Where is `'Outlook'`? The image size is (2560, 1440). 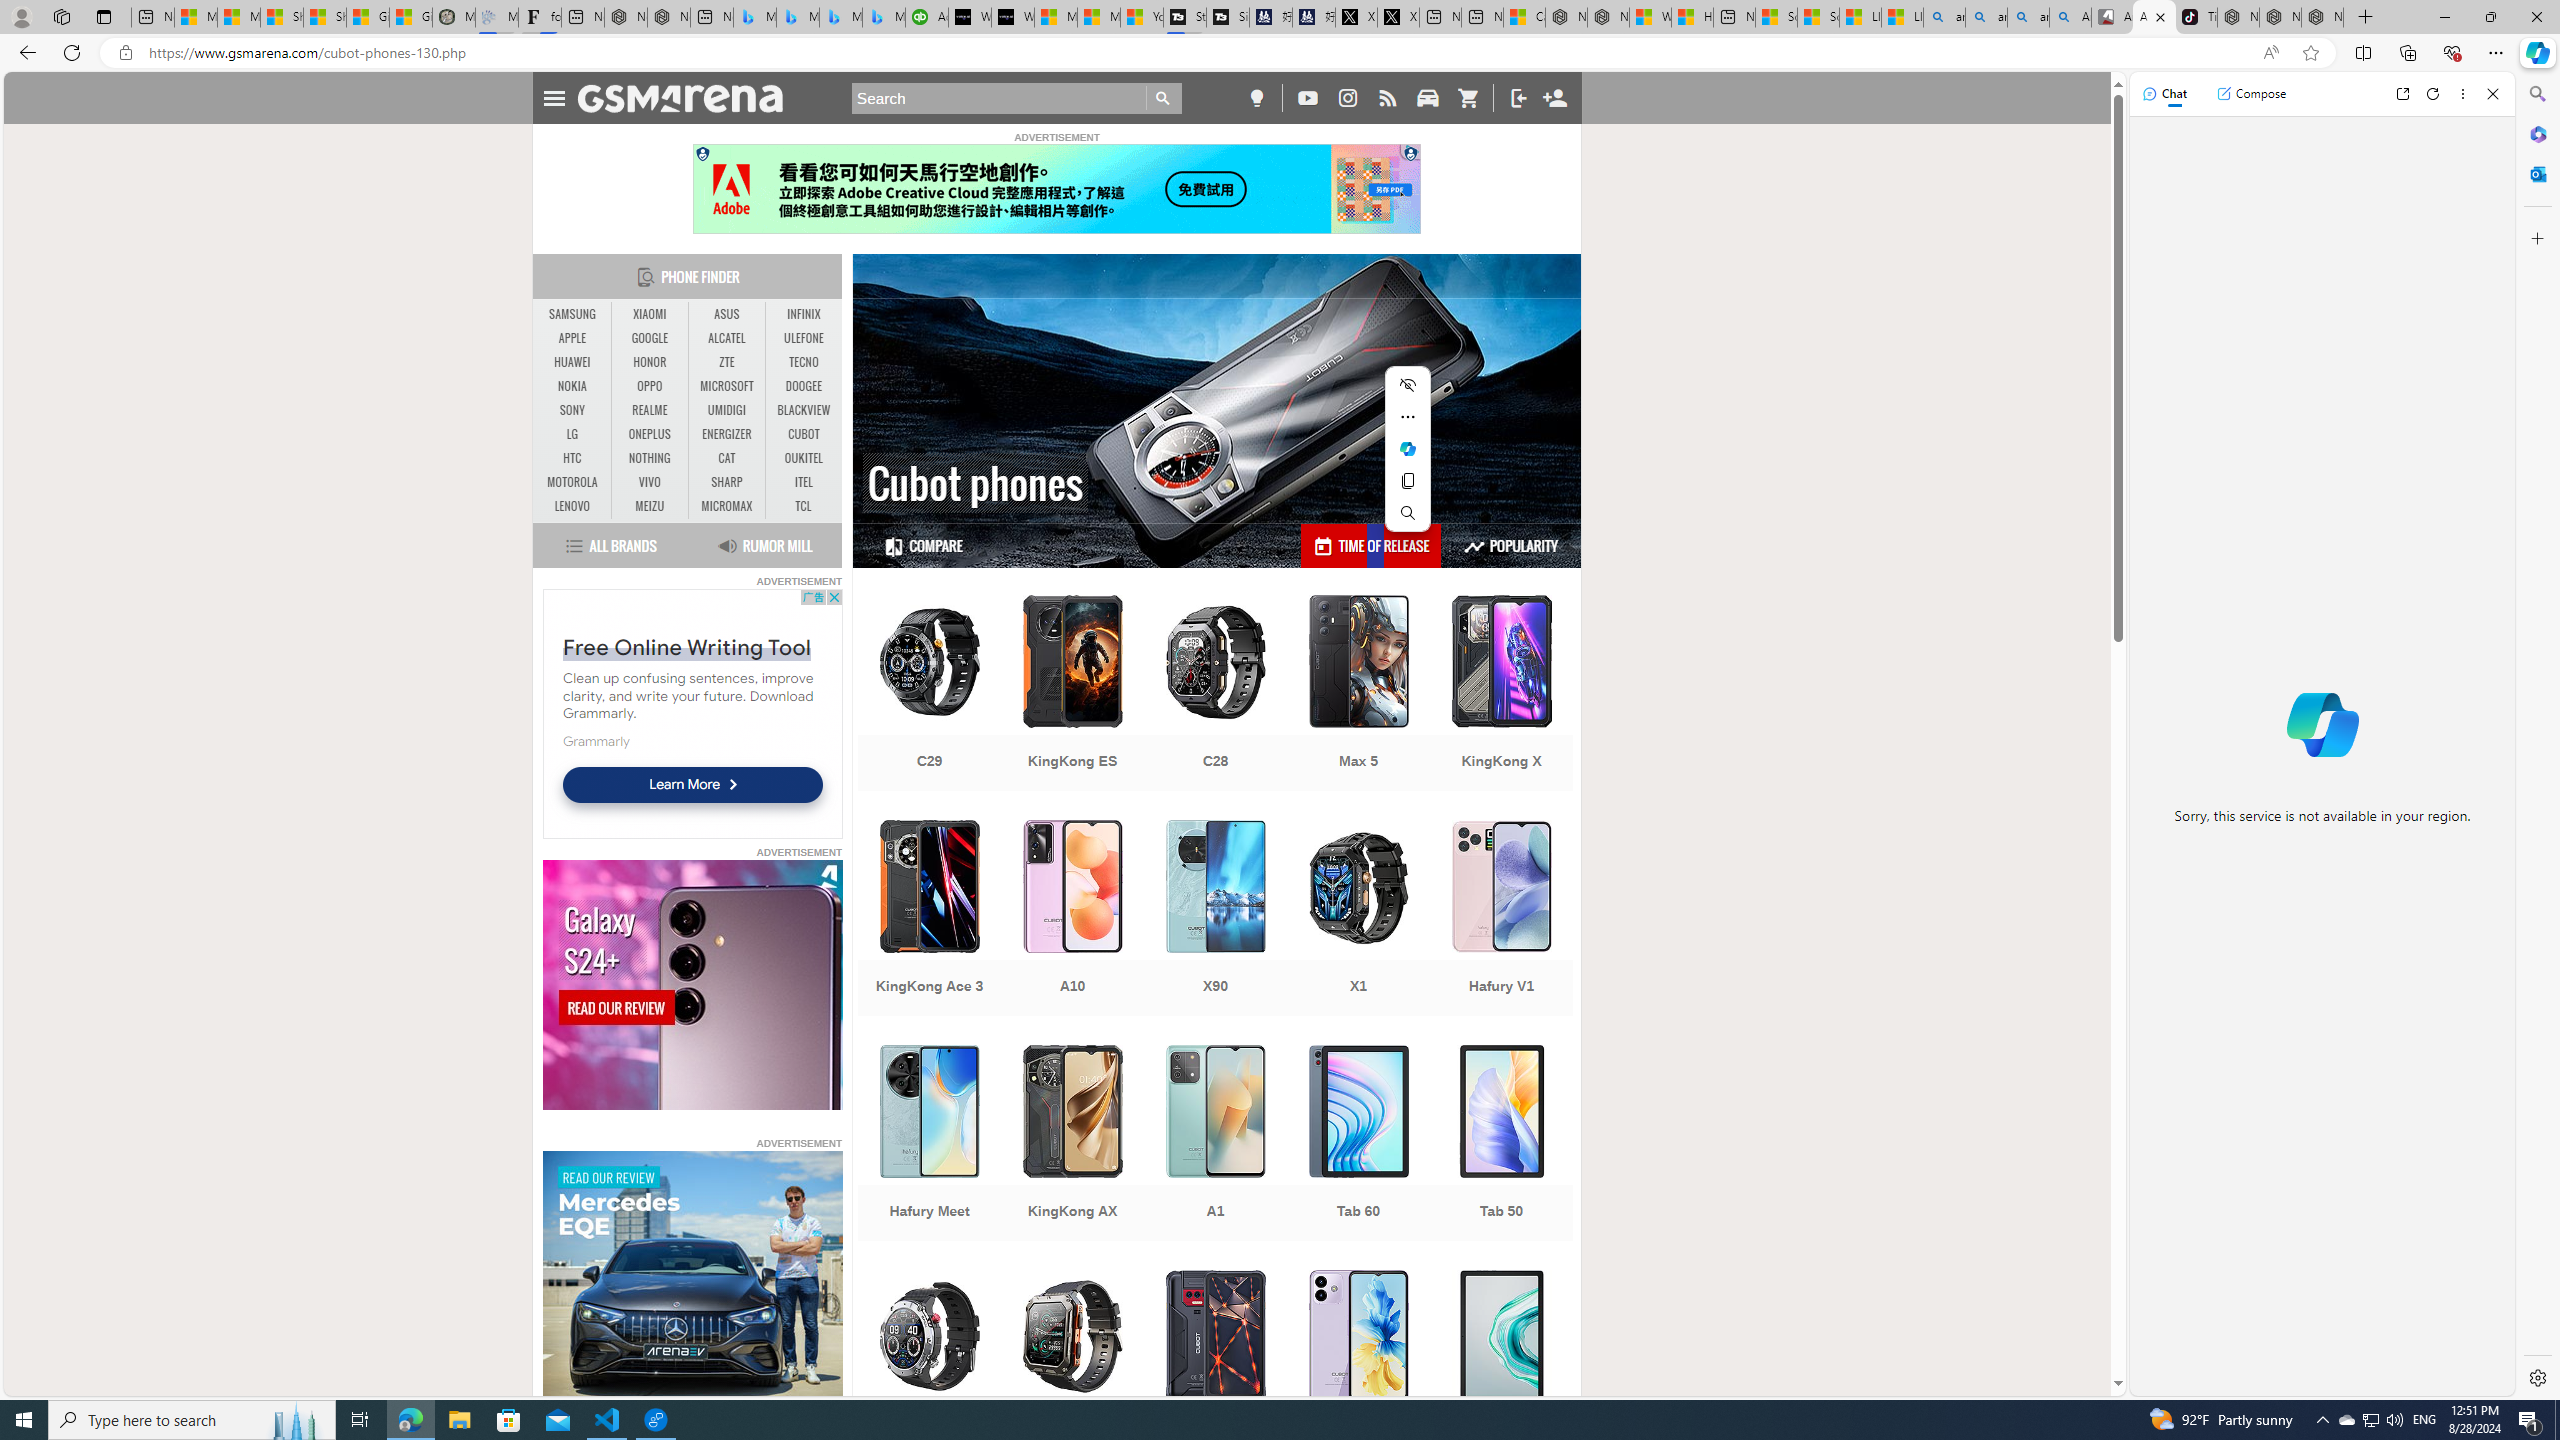
'Outlook' is located at coordinates (2535, 172).